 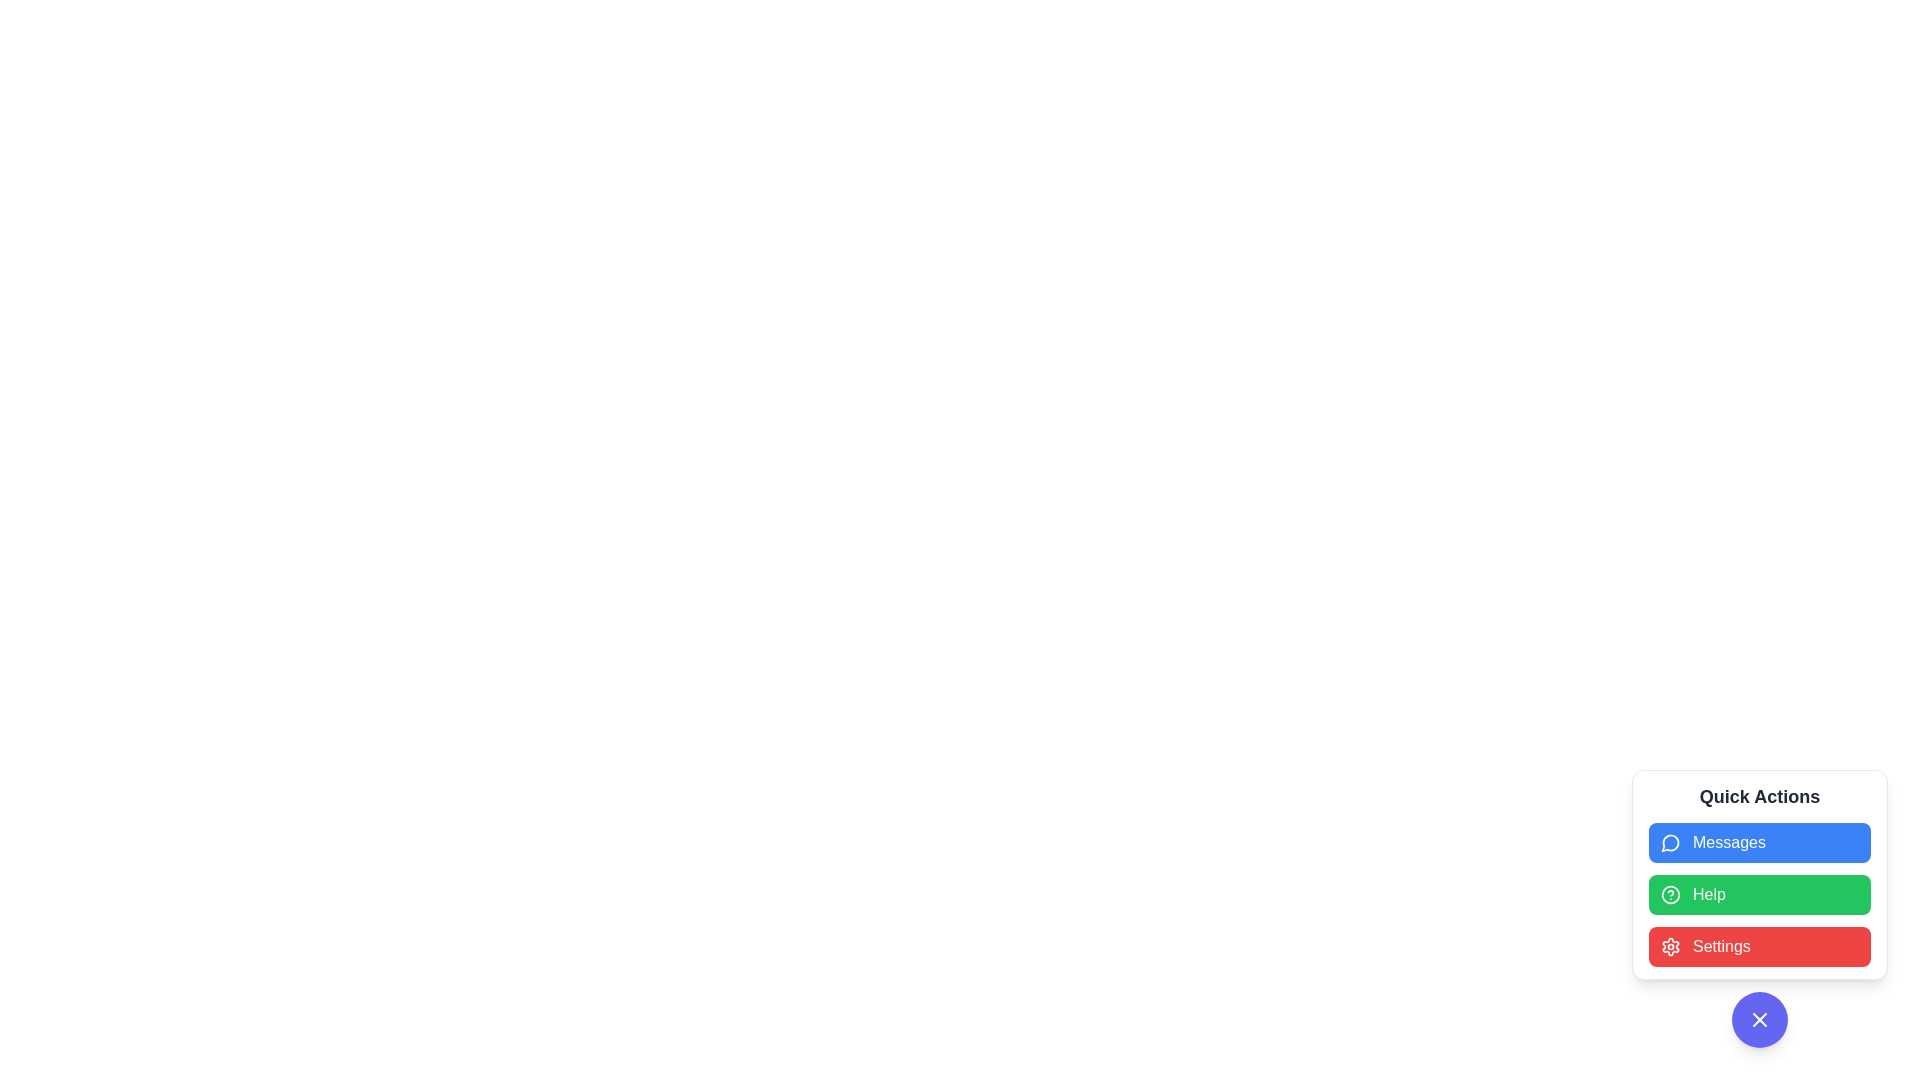 I want to click on the horizontally-stretched green rectangular button labeled 'Help', which is the second button in the list within the 'Quick Actions' floating card, so click(x=1760, y=909).